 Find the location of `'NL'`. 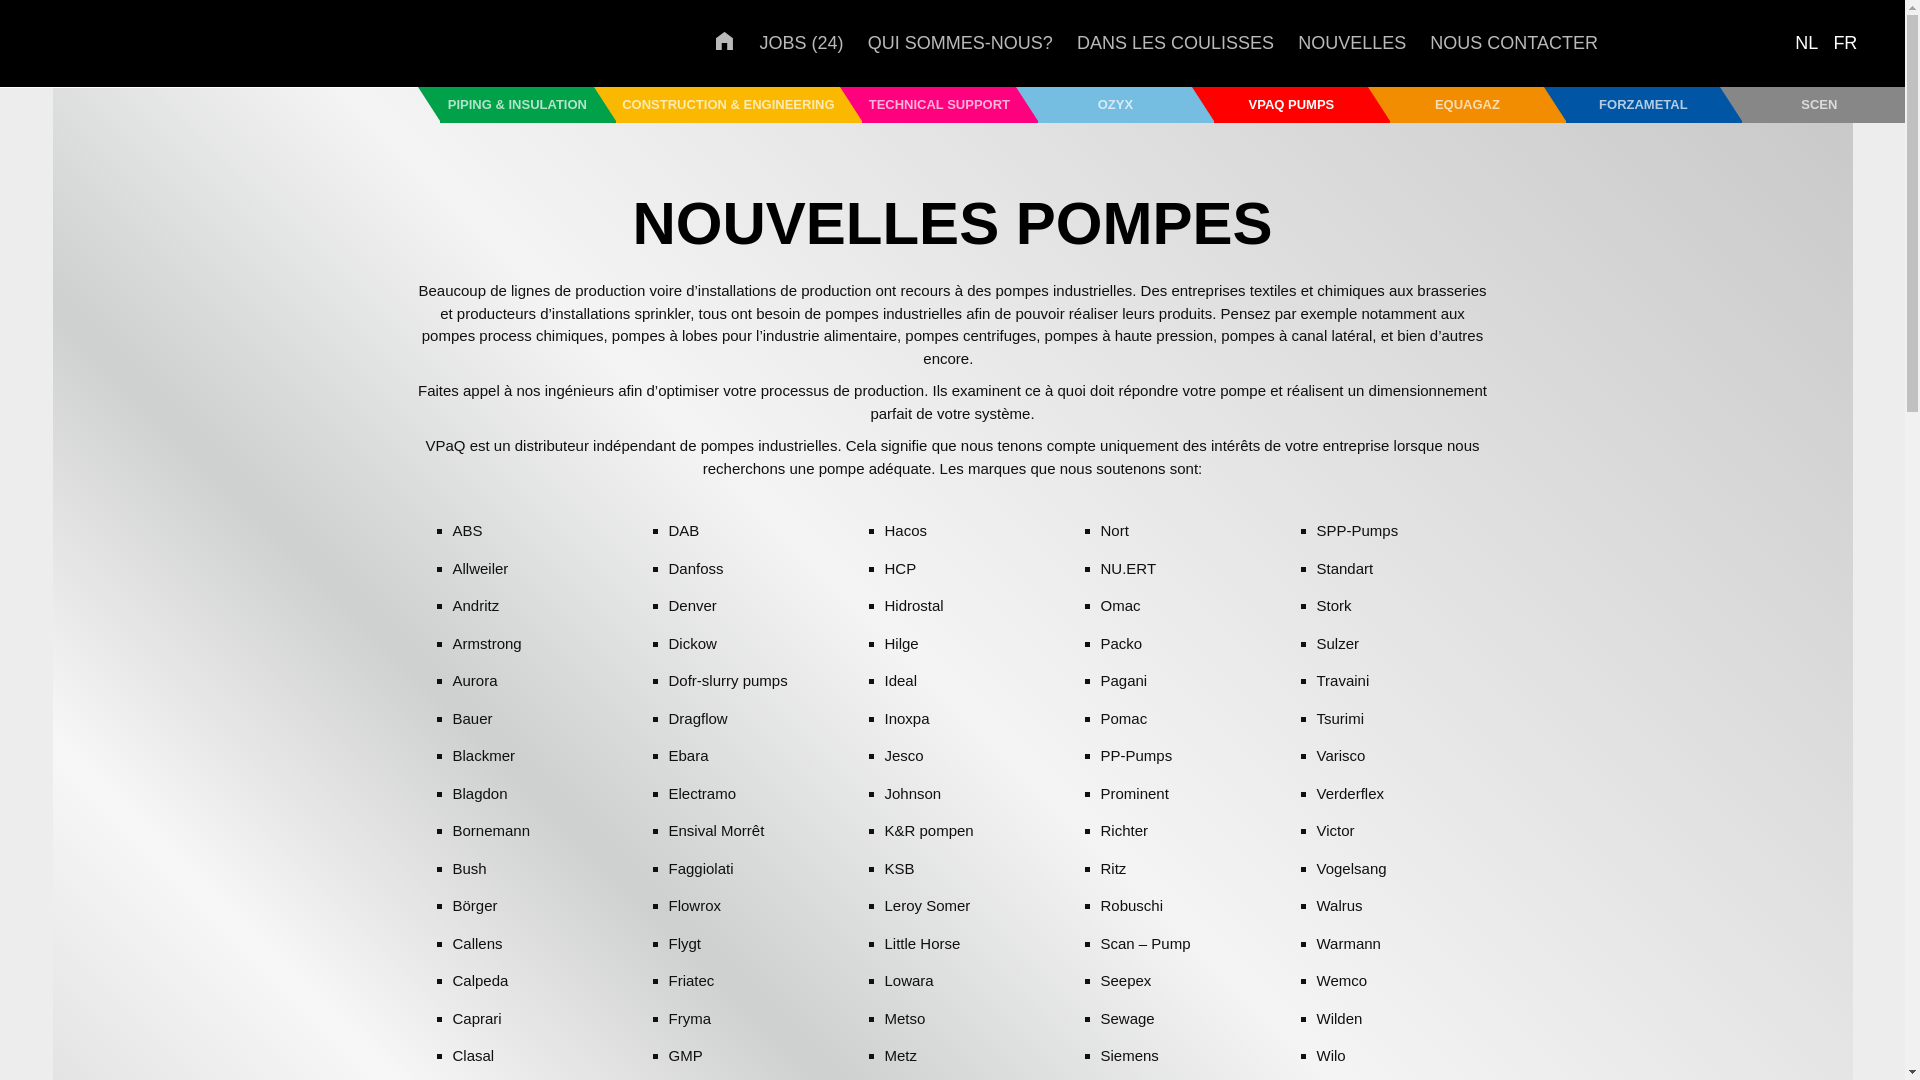

'NL' is located at coordinates (1806, 42).